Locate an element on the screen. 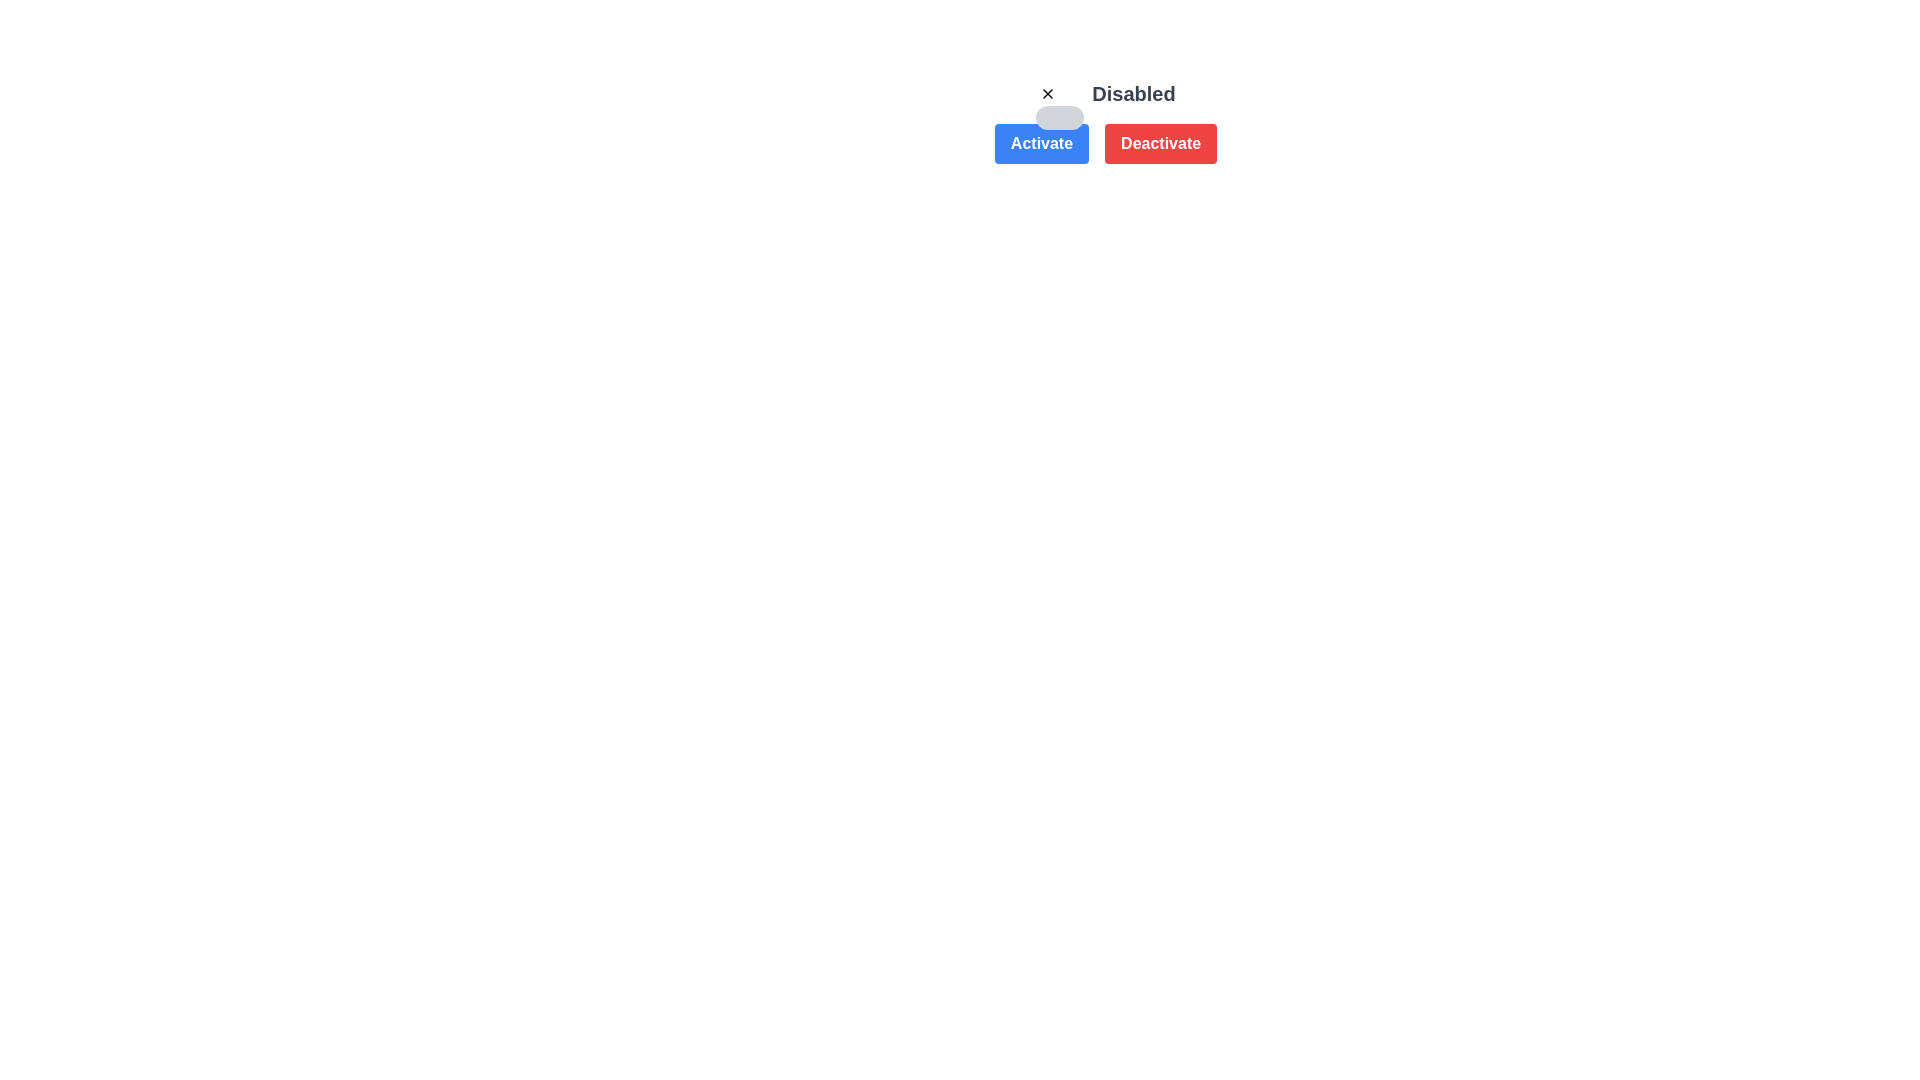  the blue 'Activate' button with bold white text is located at coordinates (1040, 142).